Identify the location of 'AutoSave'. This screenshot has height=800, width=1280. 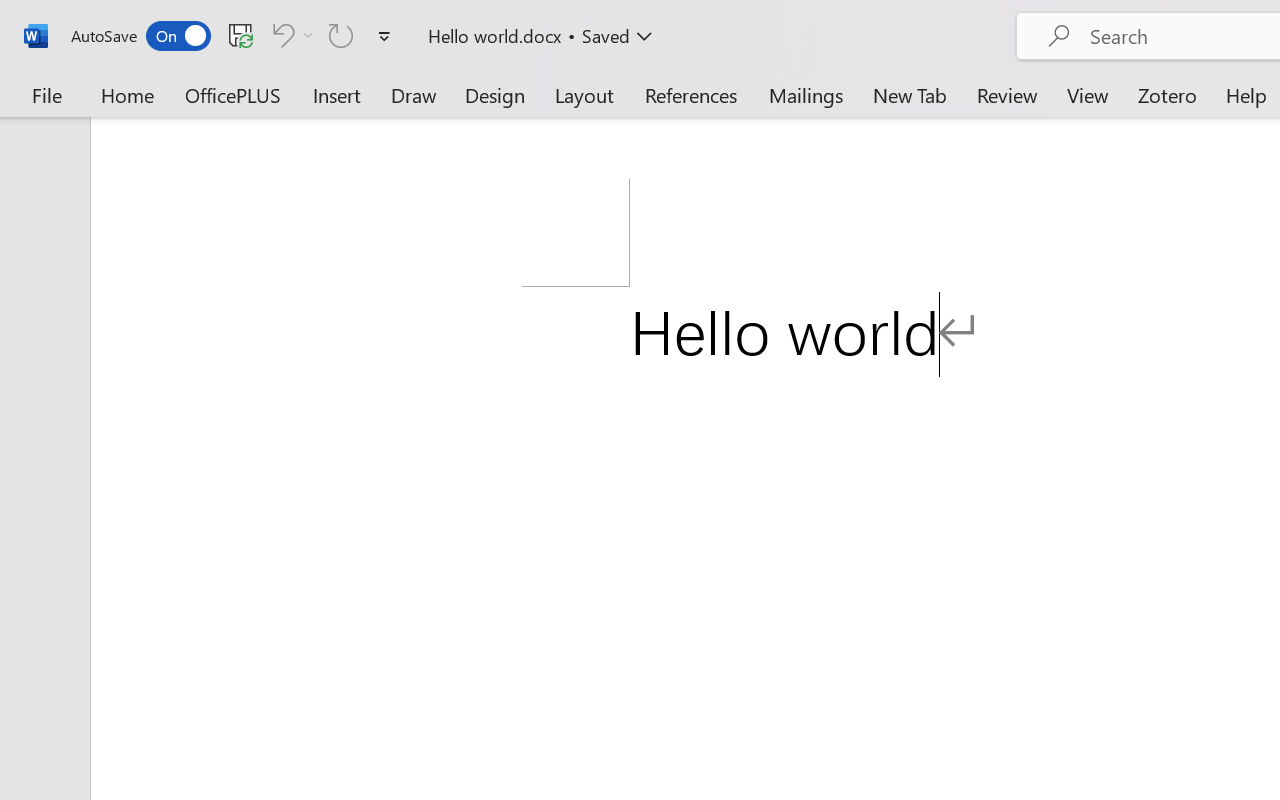
(139, 35).